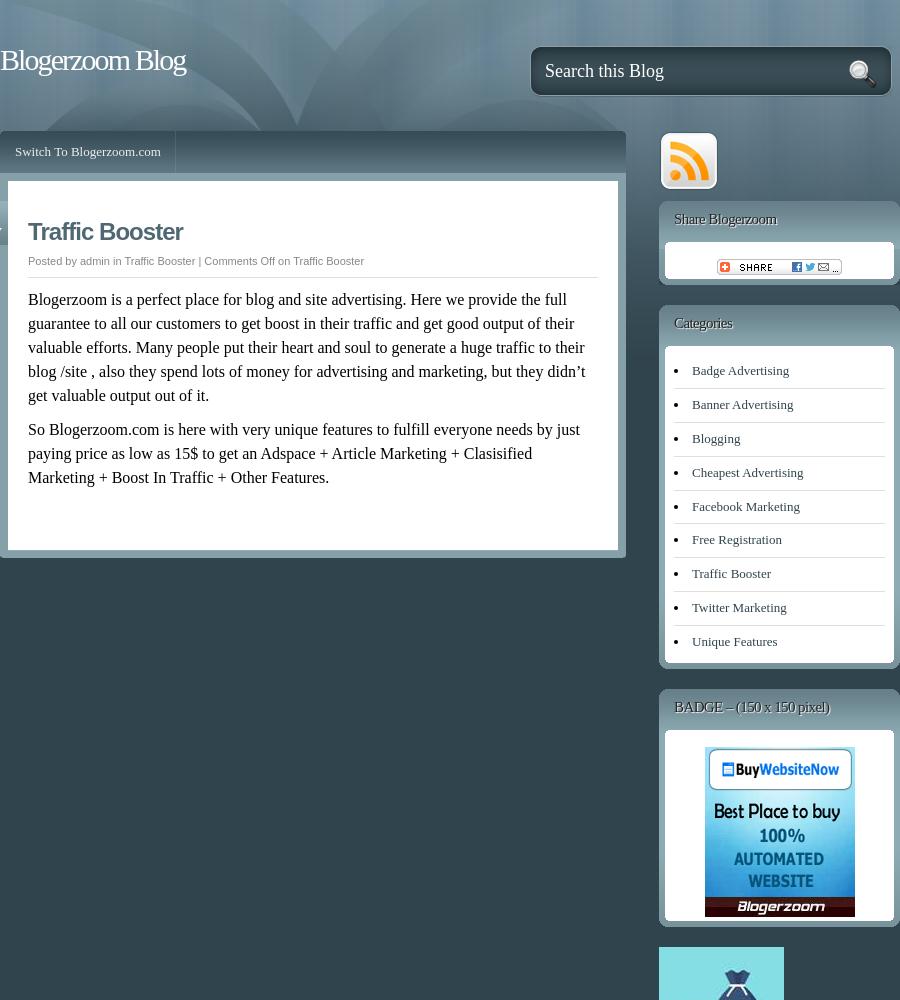  What do you see at coordinates (746, 470) in the screenshot?
I see `'Cheapest Advertising'` at bounding box center [746, 470].